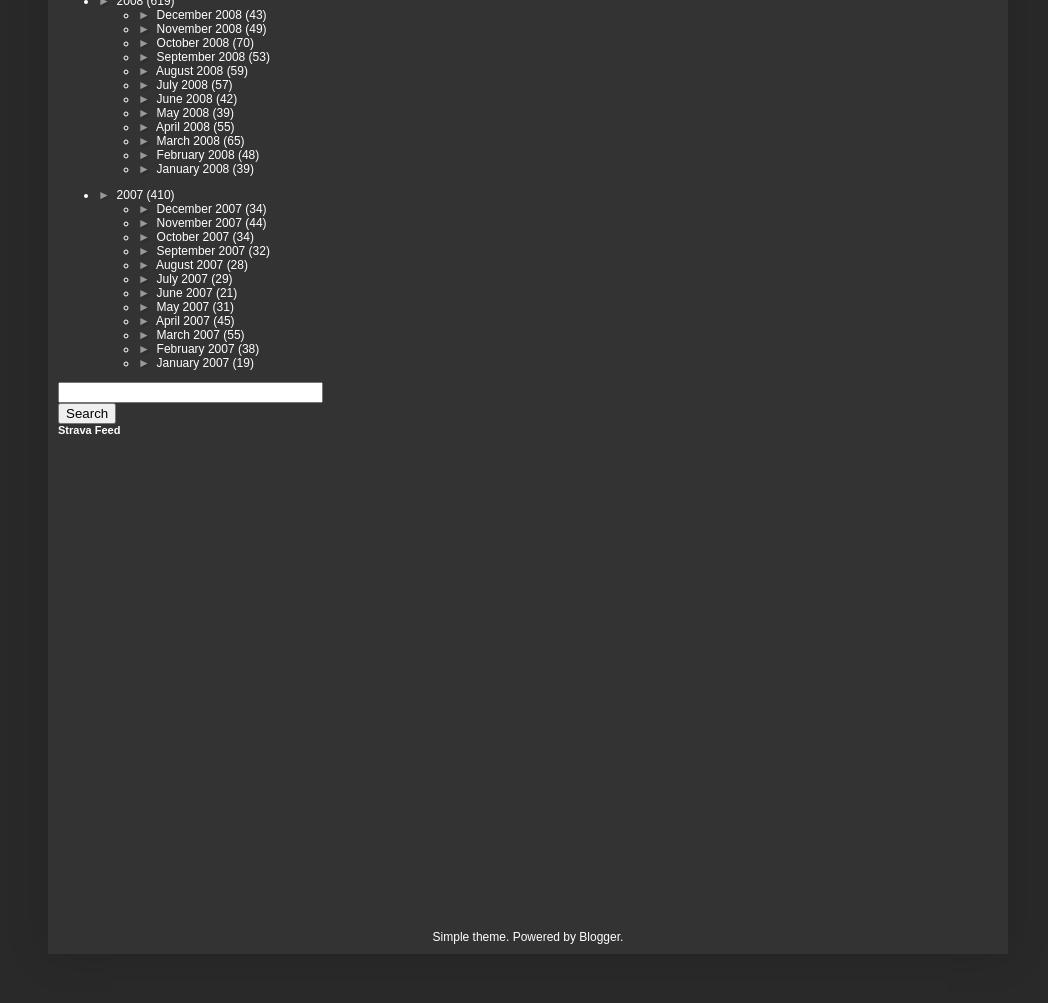  Describe the element at coordinates (195, 347) in the screenshot. I see `'February 2007'` at that location.